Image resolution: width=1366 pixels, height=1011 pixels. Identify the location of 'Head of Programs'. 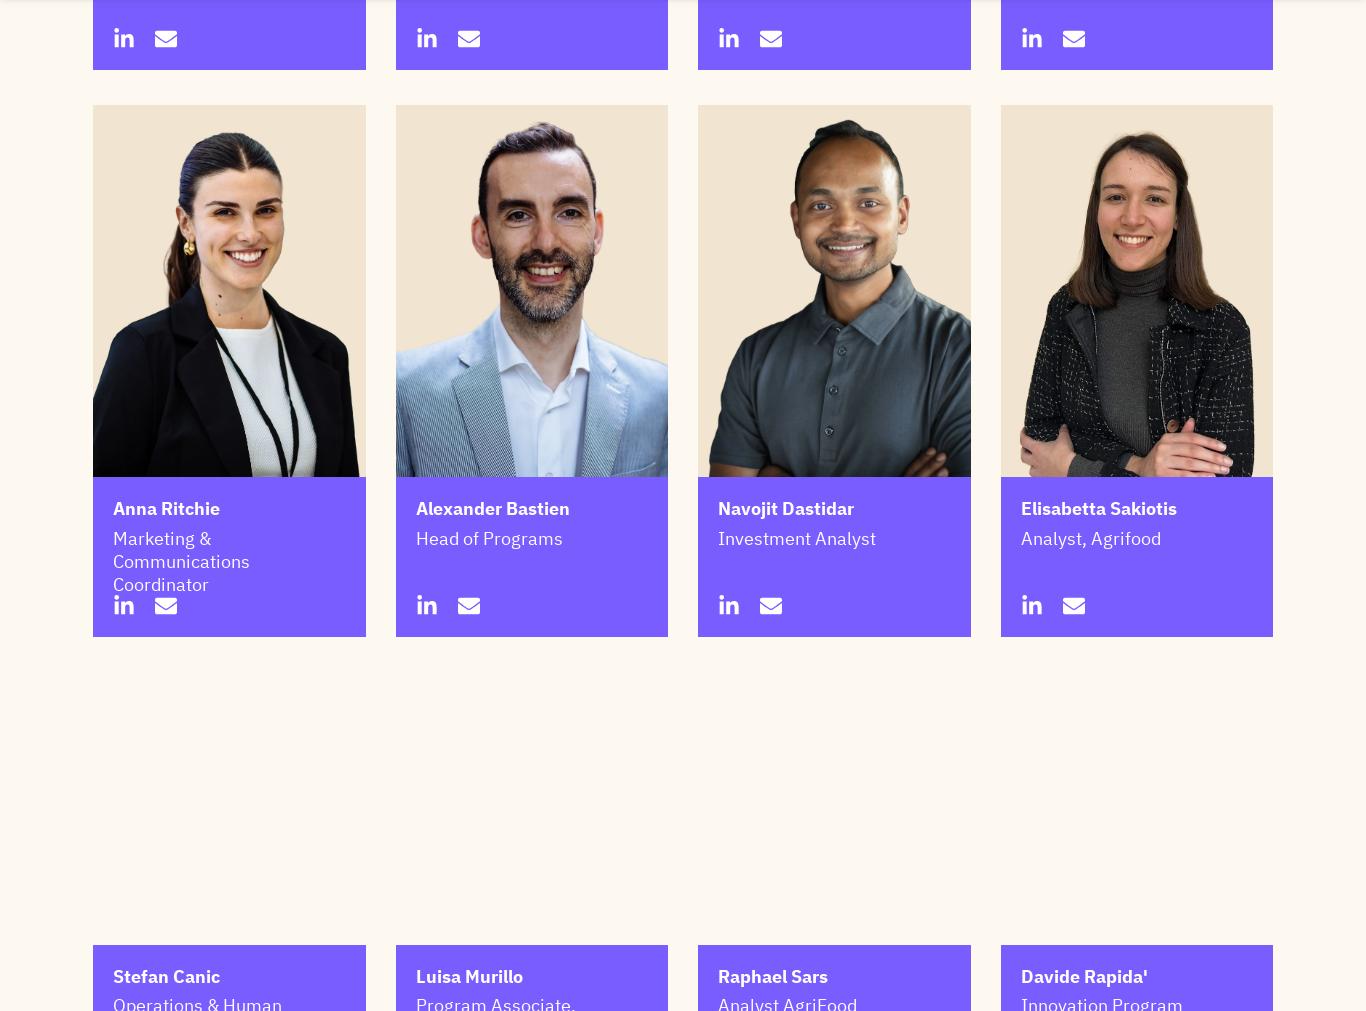
(488, 537).